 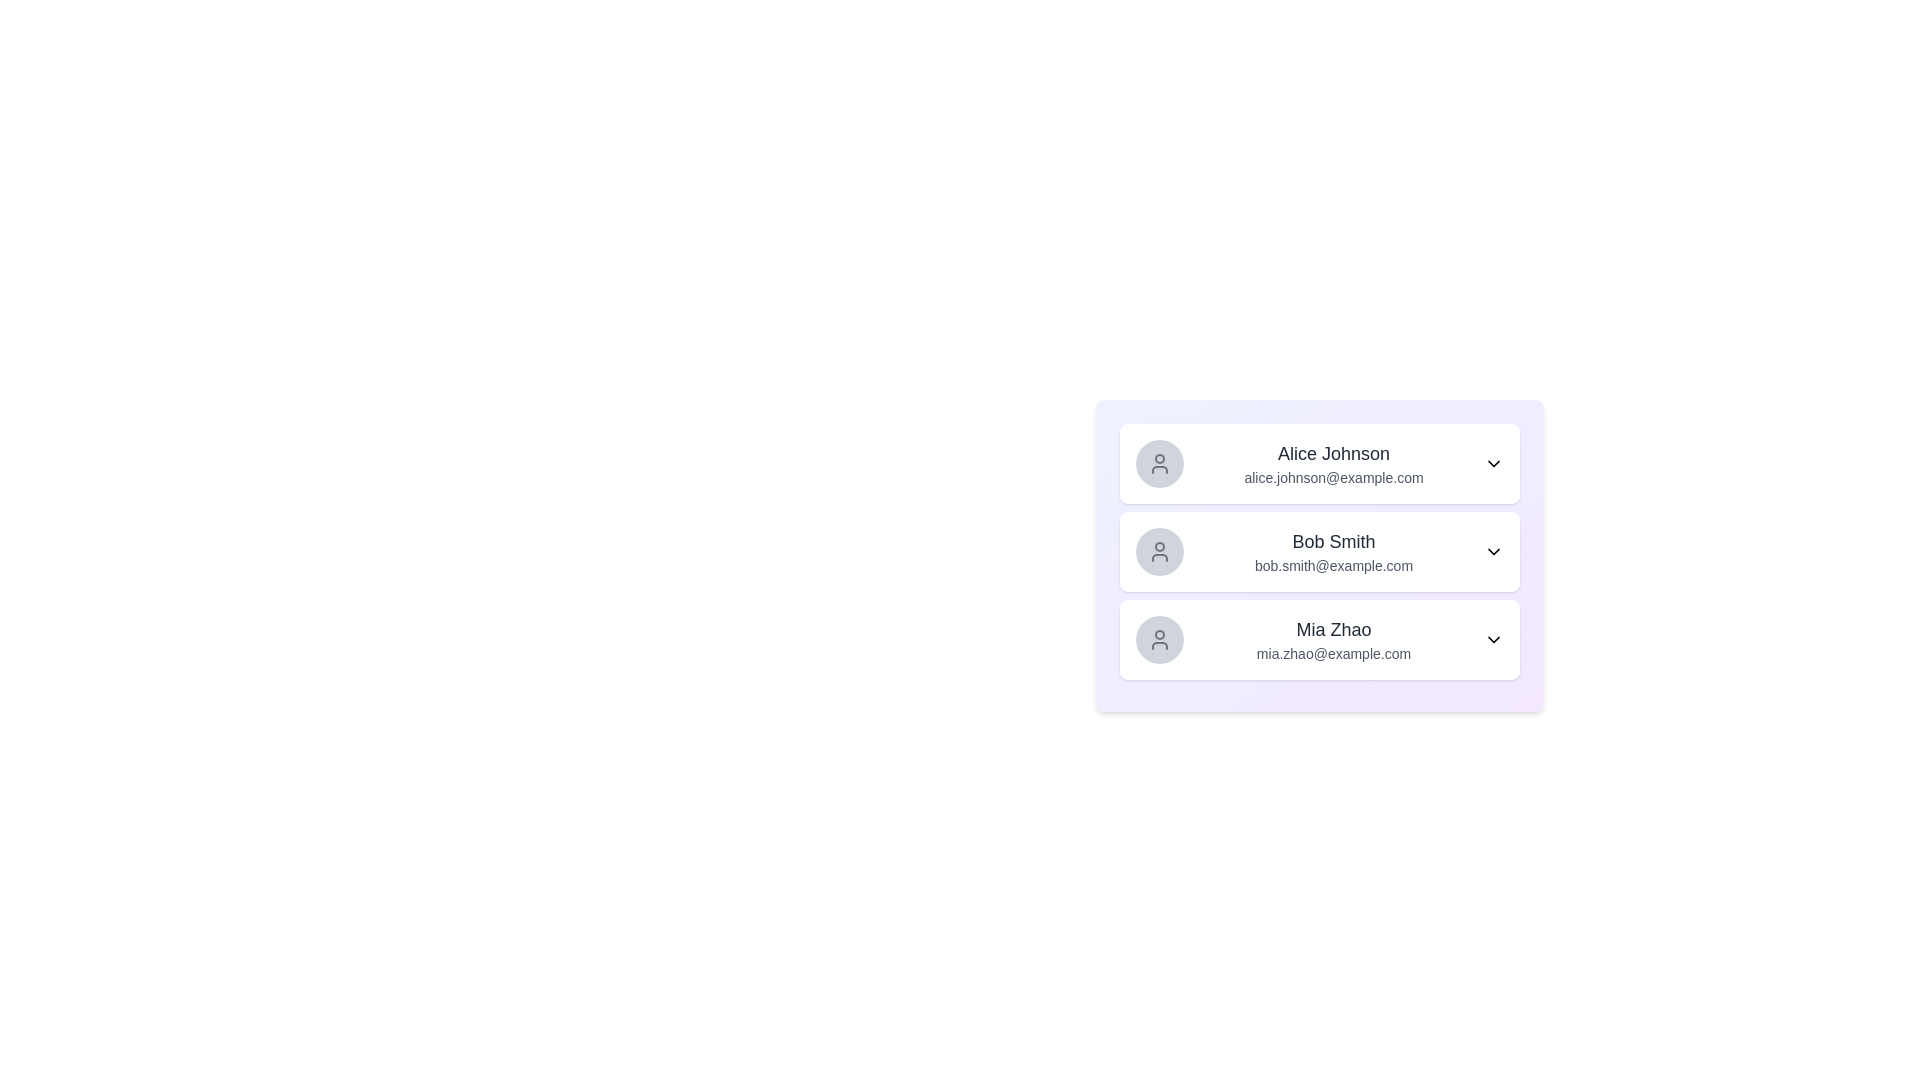 I want to click on the chevron on the user profile listing that is centrally located between 'Alice Johnson' and 'Mia Zhao', so click(x=1320, y=551).